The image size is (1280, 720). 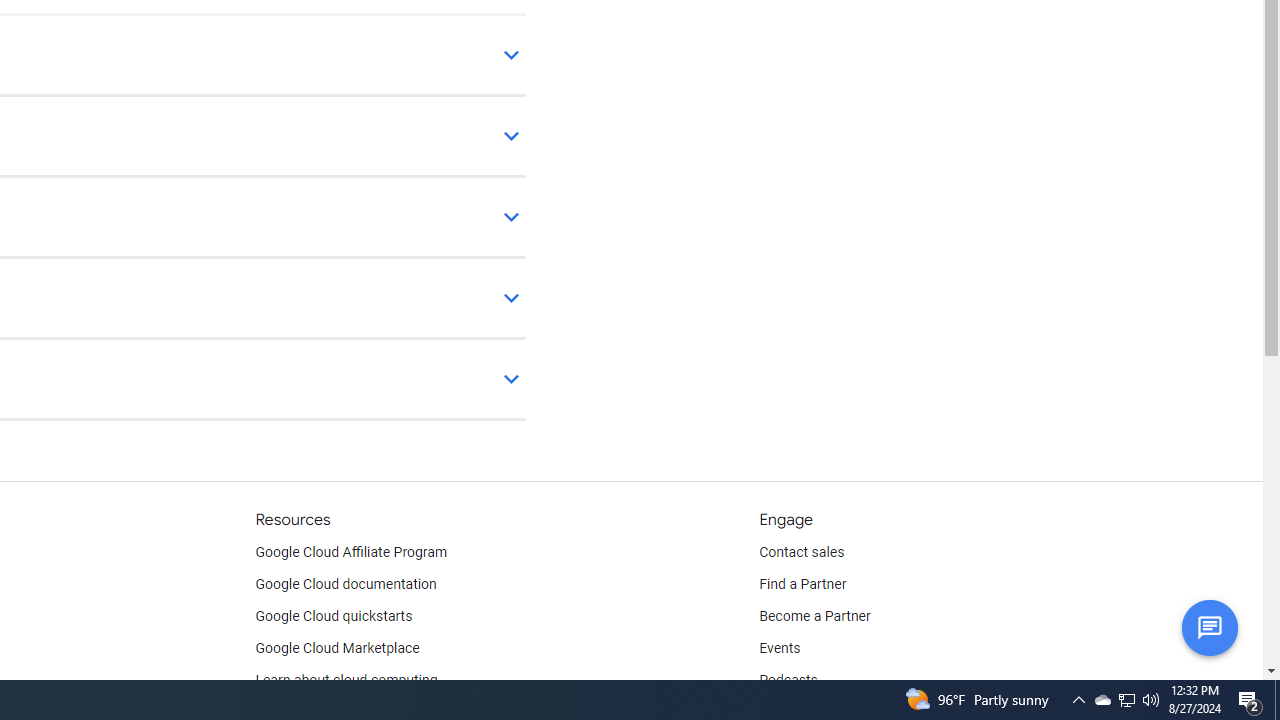 What do you see at coordinates (334, 616) in the screenshot?
I see `'Google Cloud quickstarts'` at bounding box center [334, 616].